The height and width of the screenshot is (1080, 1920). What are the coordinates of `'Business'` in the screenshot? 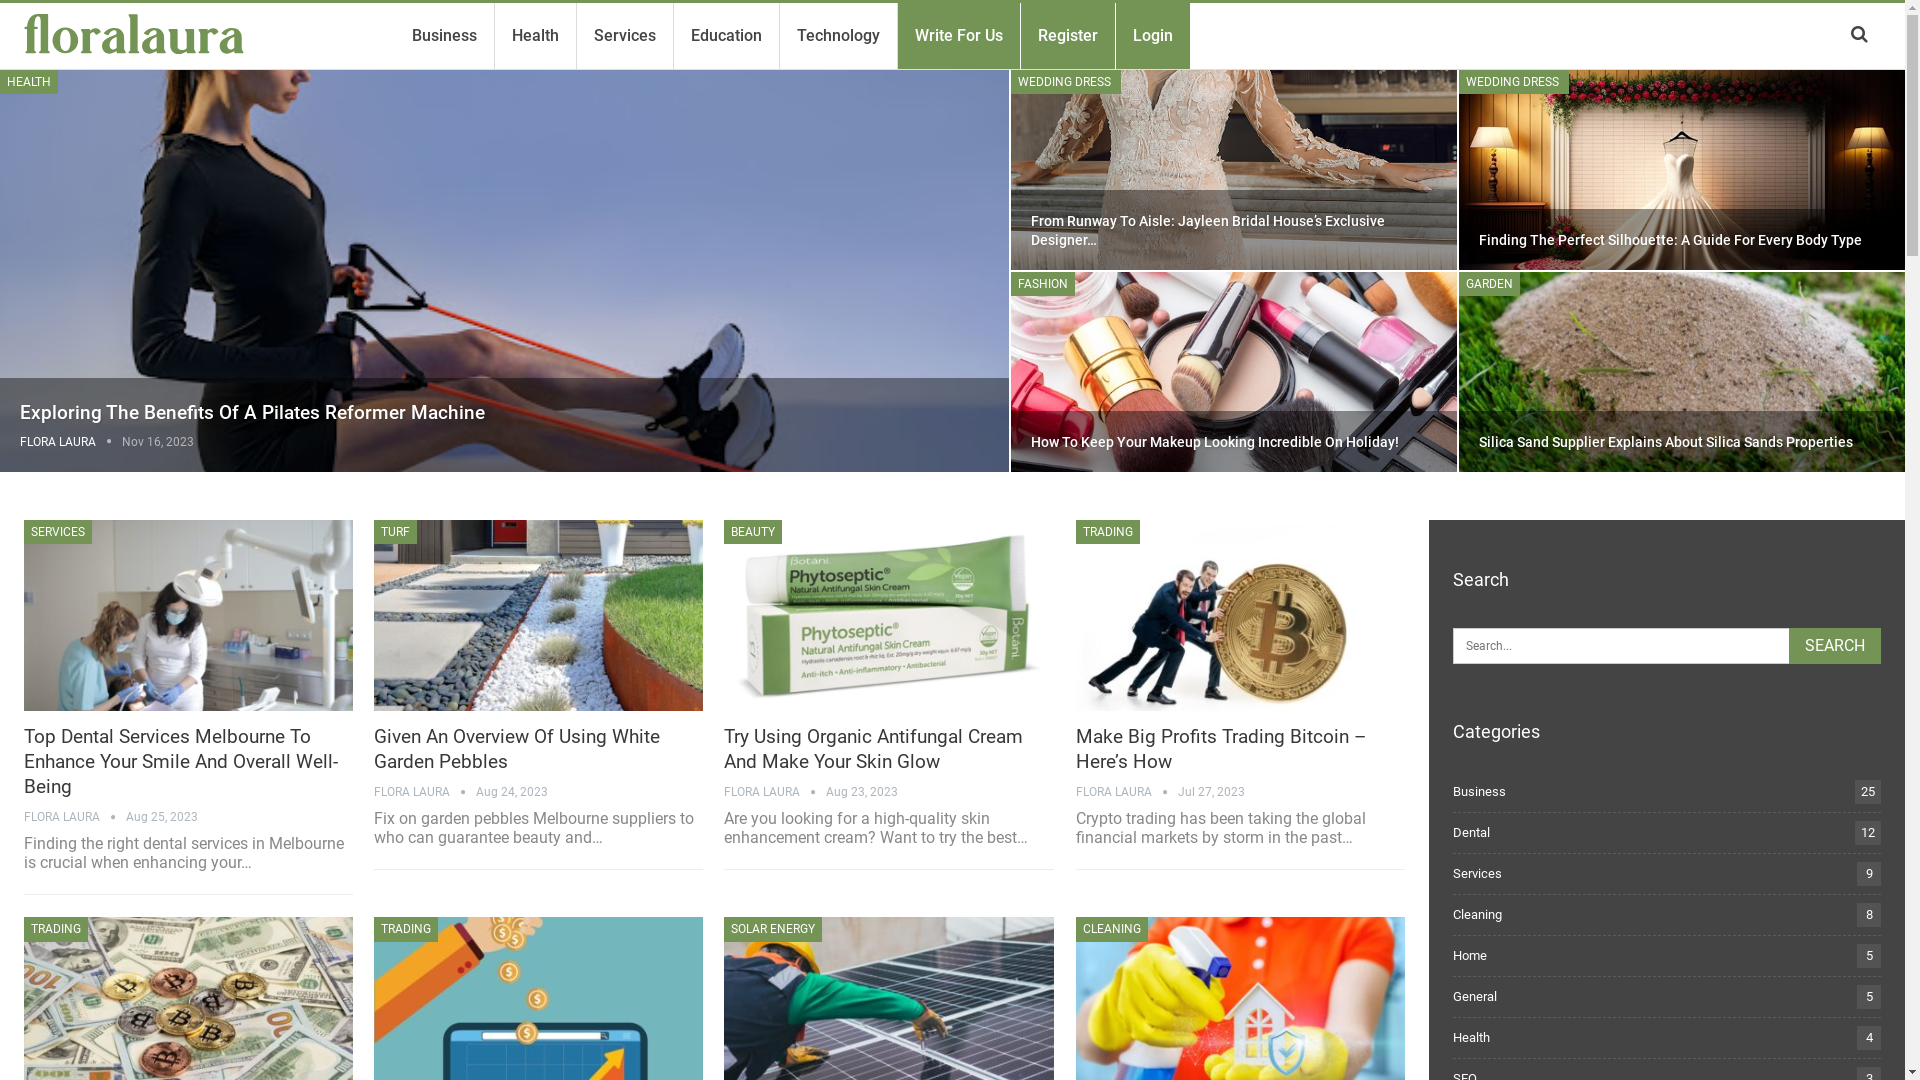 It's located at (443, 35).